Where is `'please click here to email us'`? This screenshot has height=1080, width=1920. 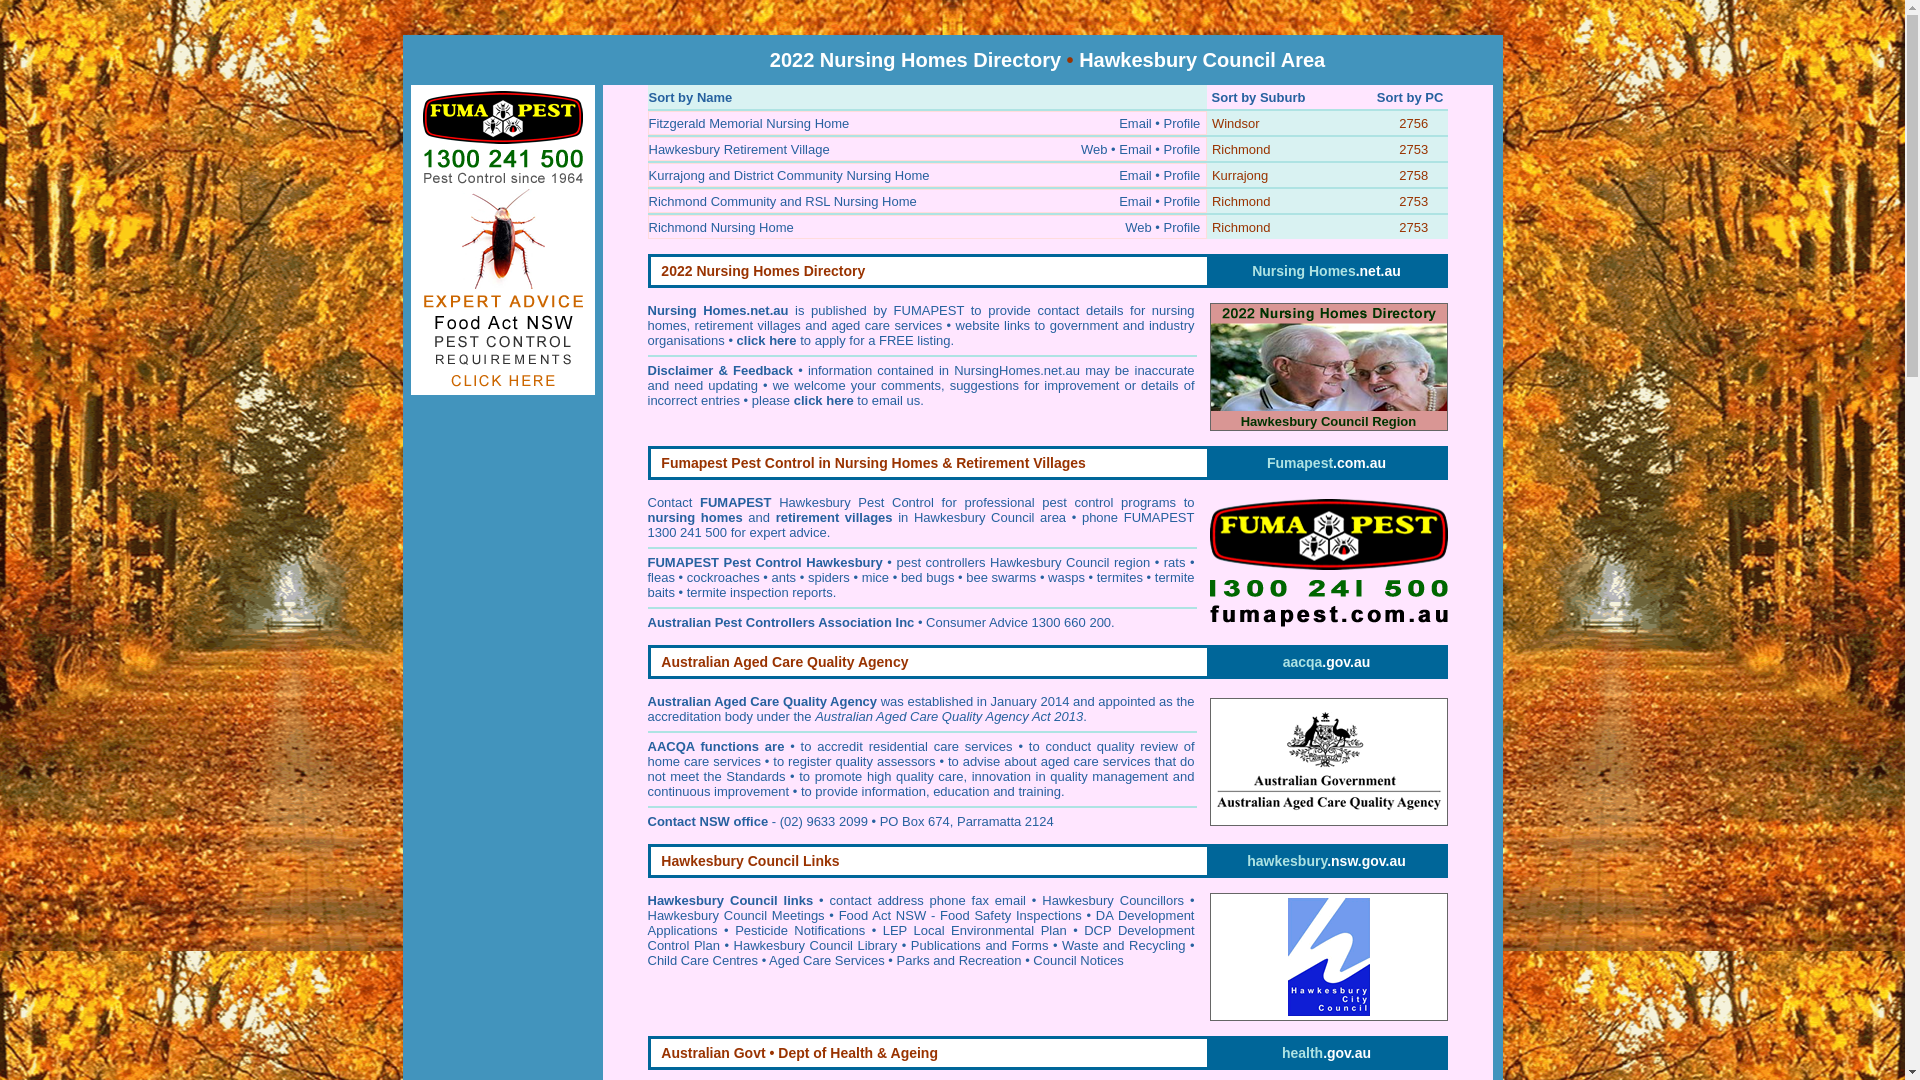 'please click here to email us' is located at coordinates (835, 400).